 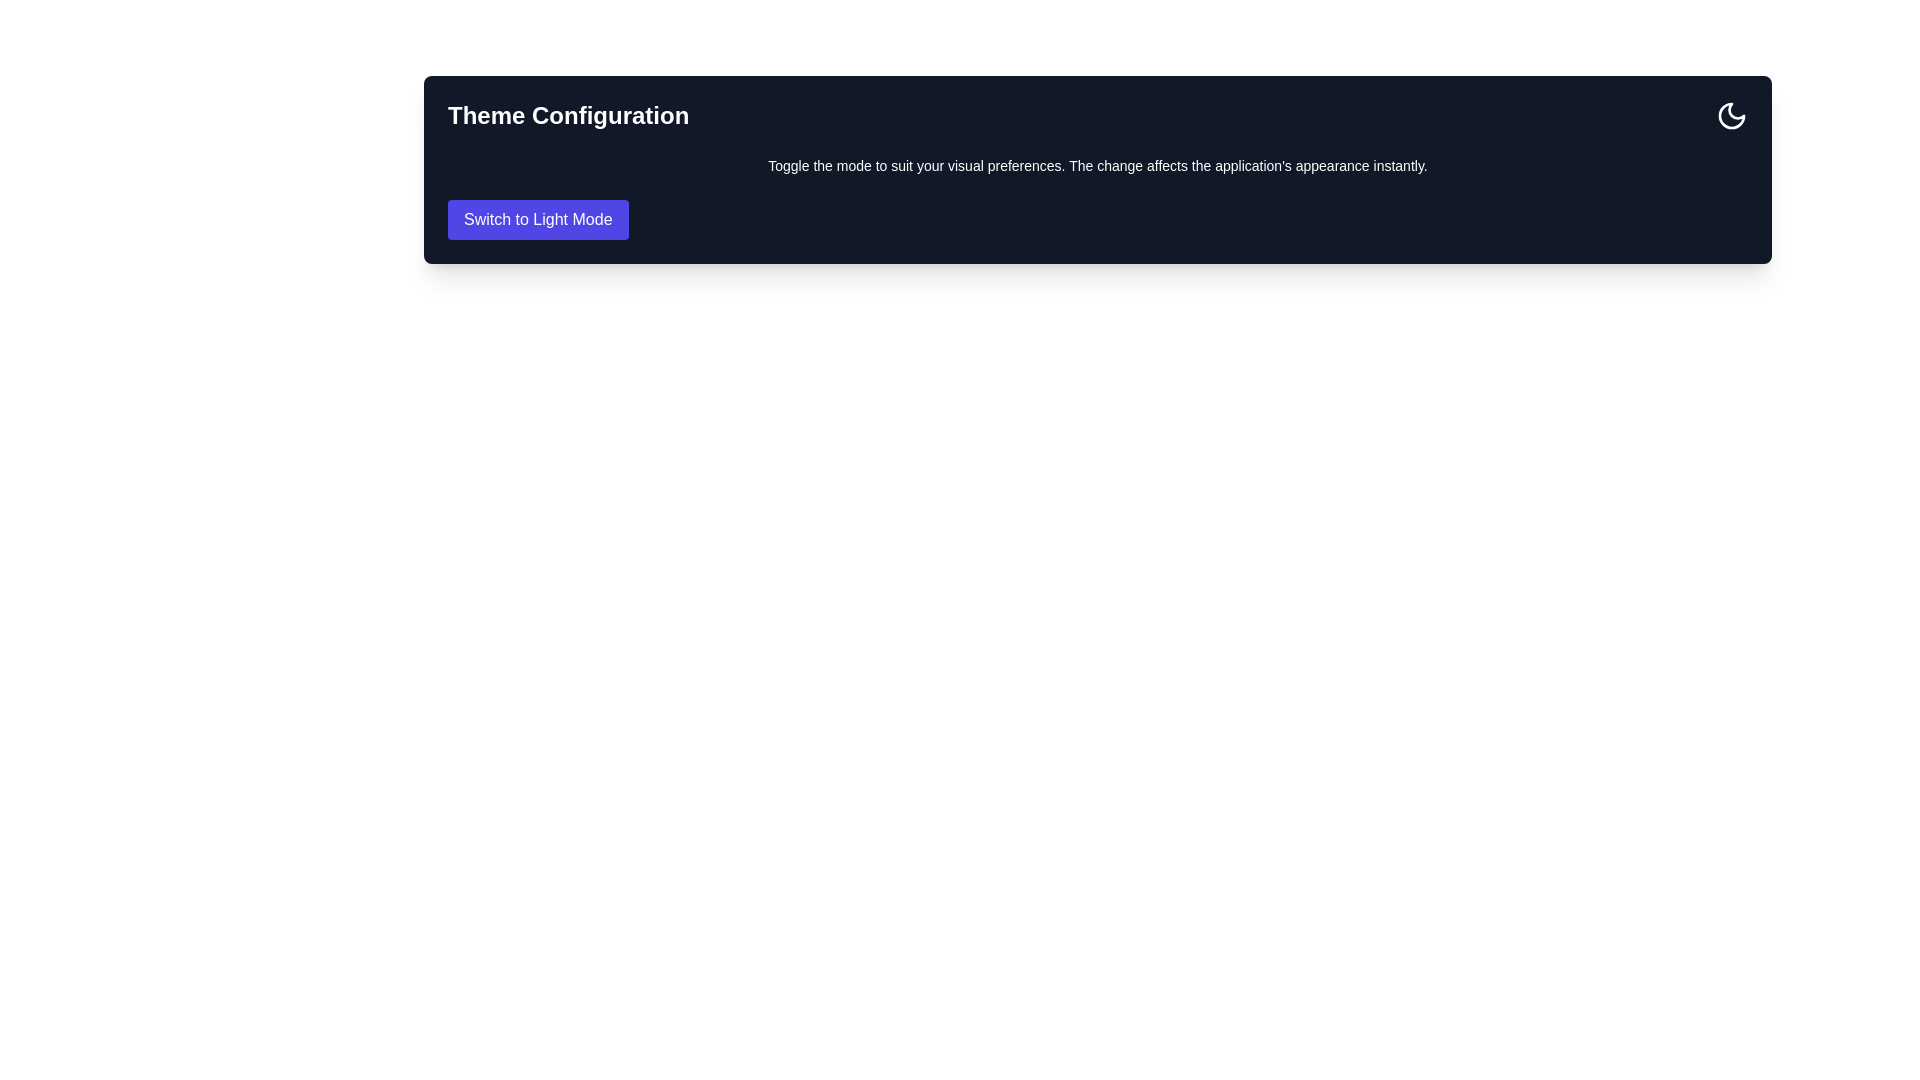 What do you see at coordinates (1731, 115) in the screenshot?
I see `the theme toggle icon located` at bounding box center [1731, 115].